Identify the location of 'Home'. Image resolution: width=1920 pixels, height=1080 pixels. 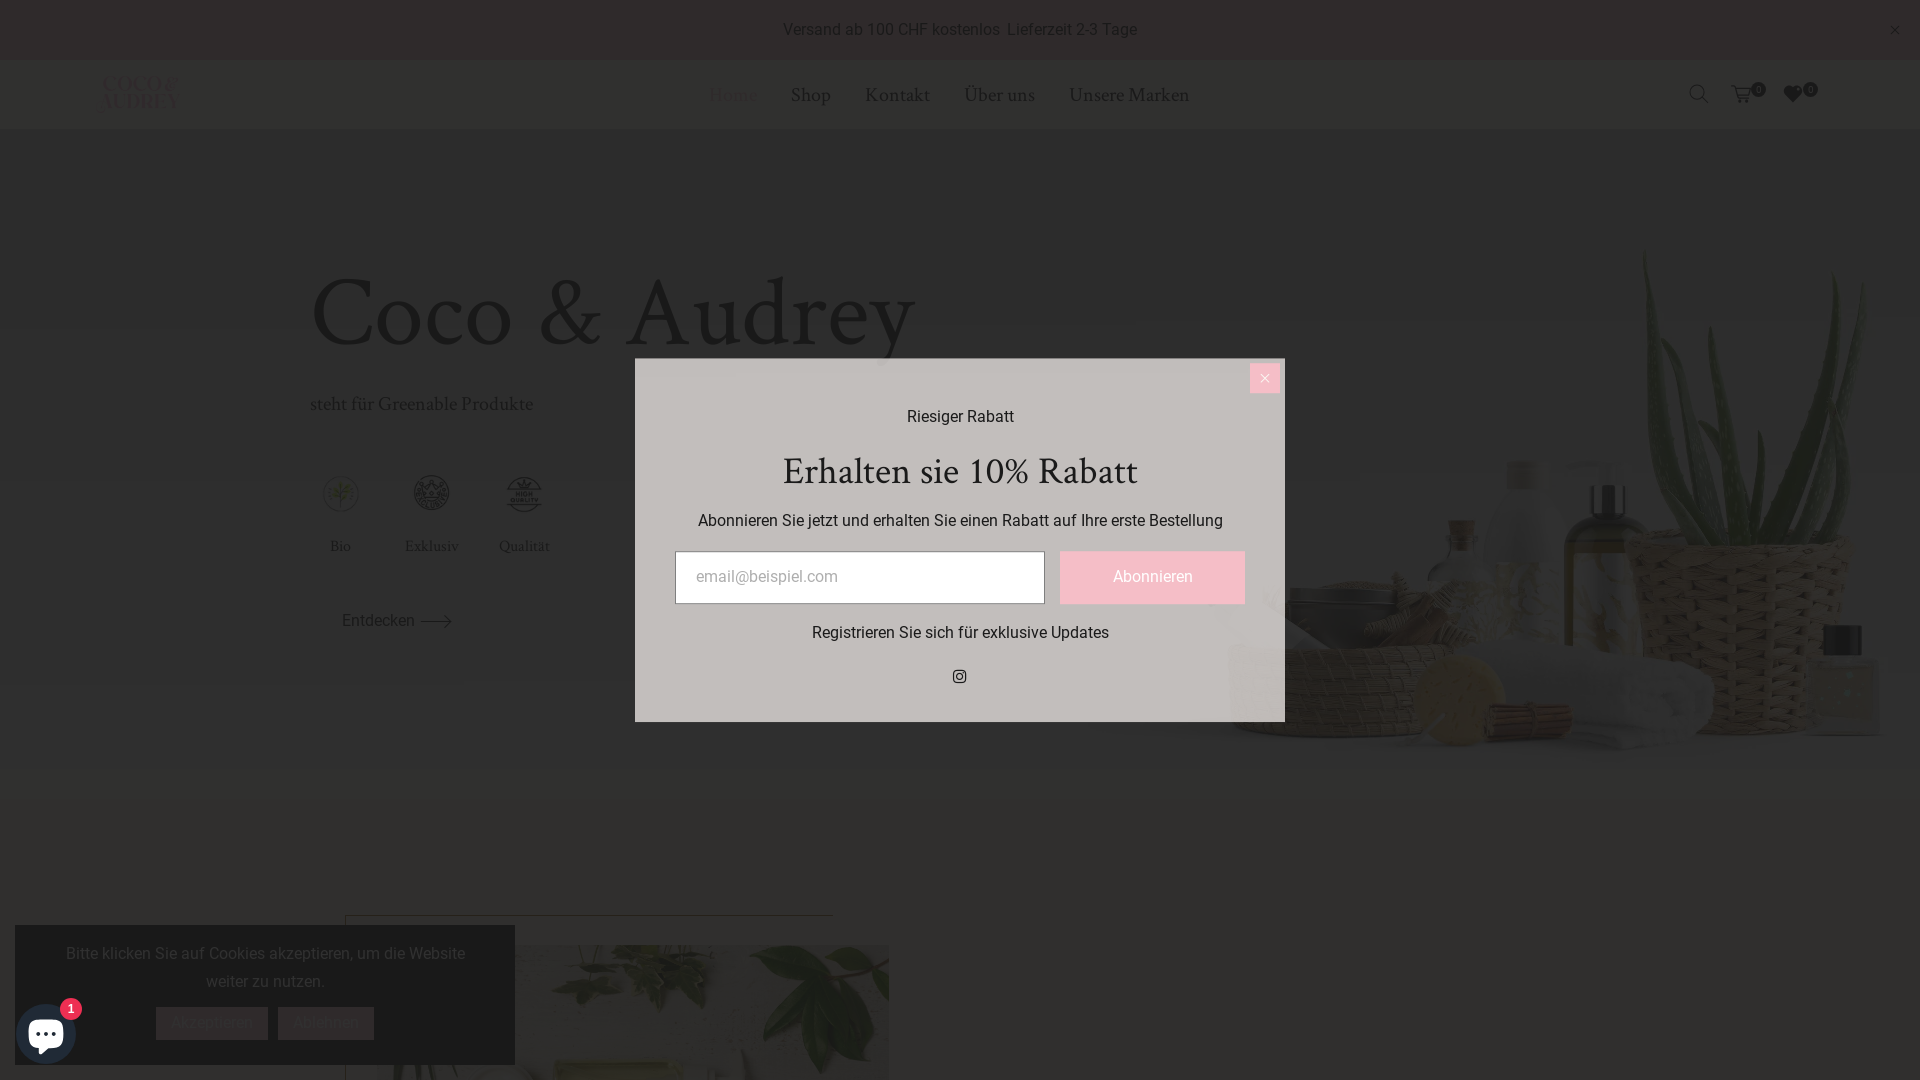
(732, 94).